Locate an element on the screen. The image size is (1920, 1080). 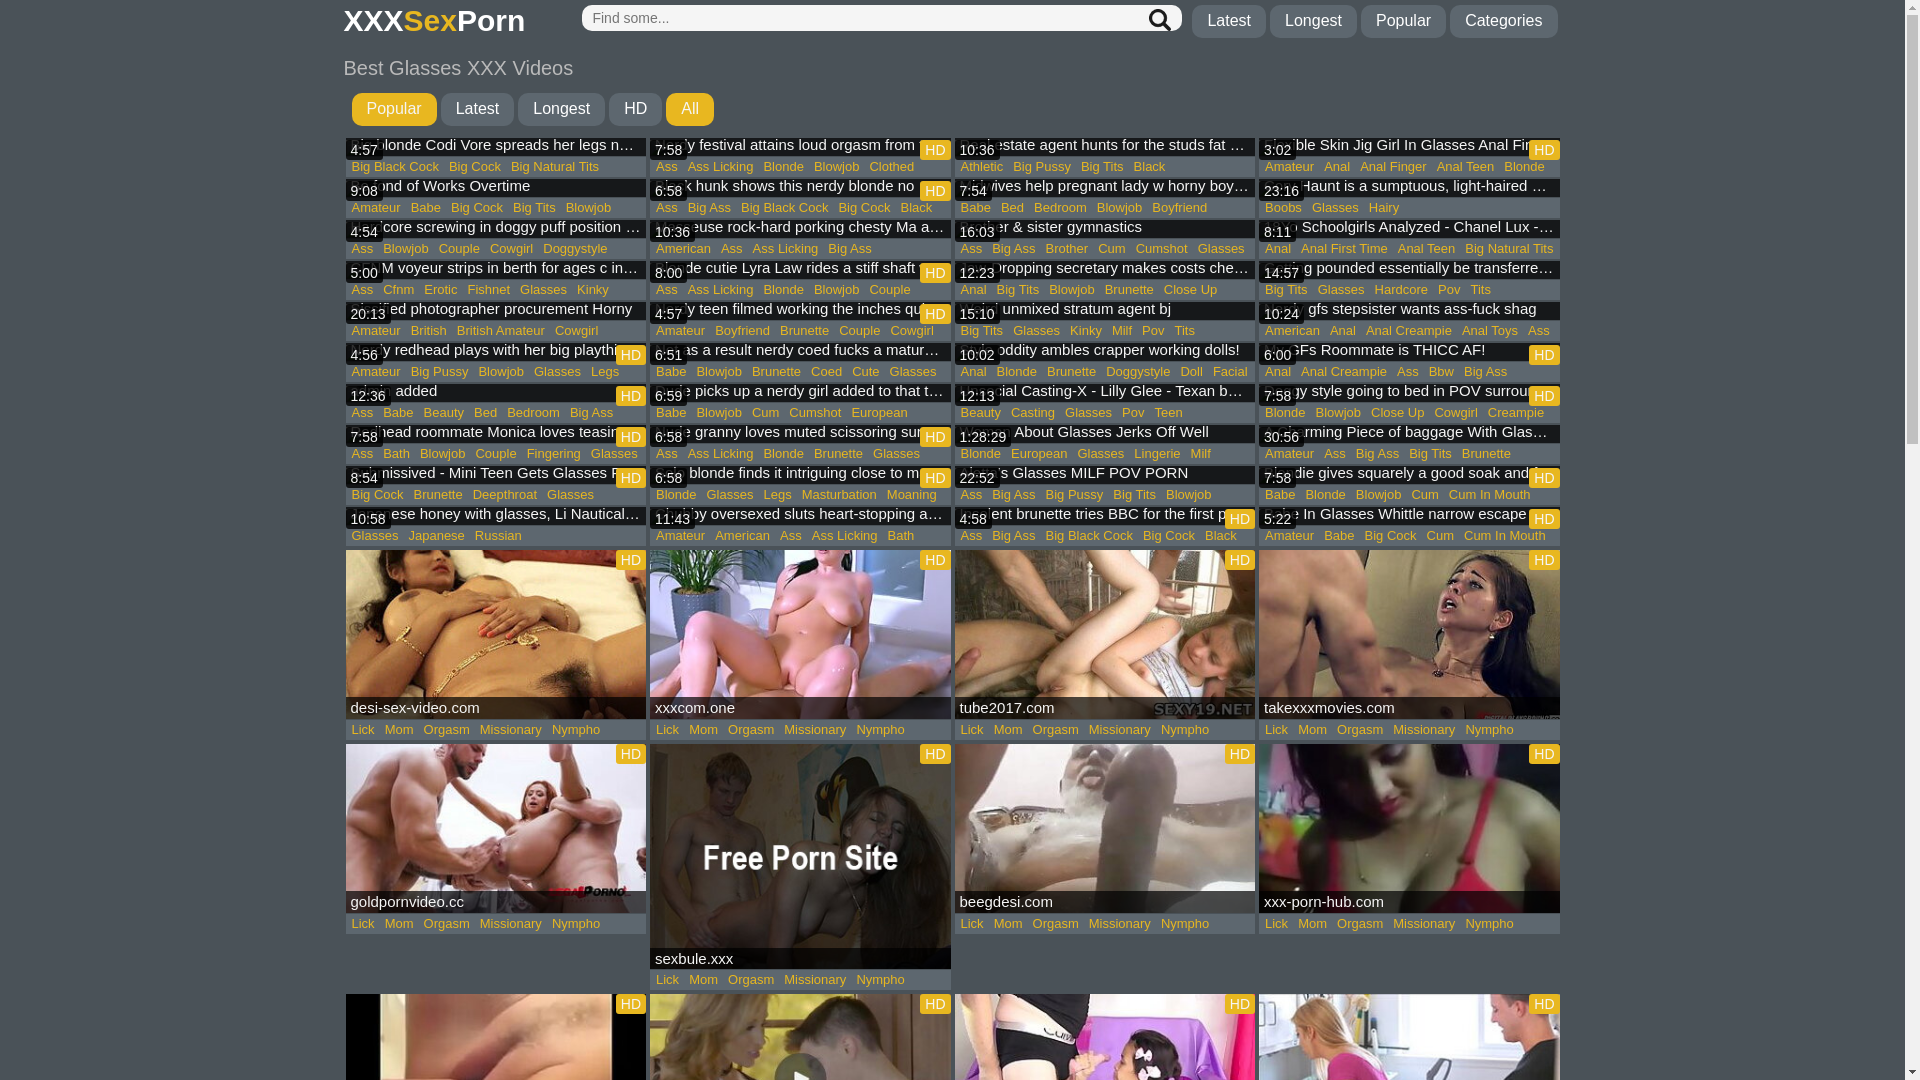
'Milf' is located at coordinates (1122, 330).